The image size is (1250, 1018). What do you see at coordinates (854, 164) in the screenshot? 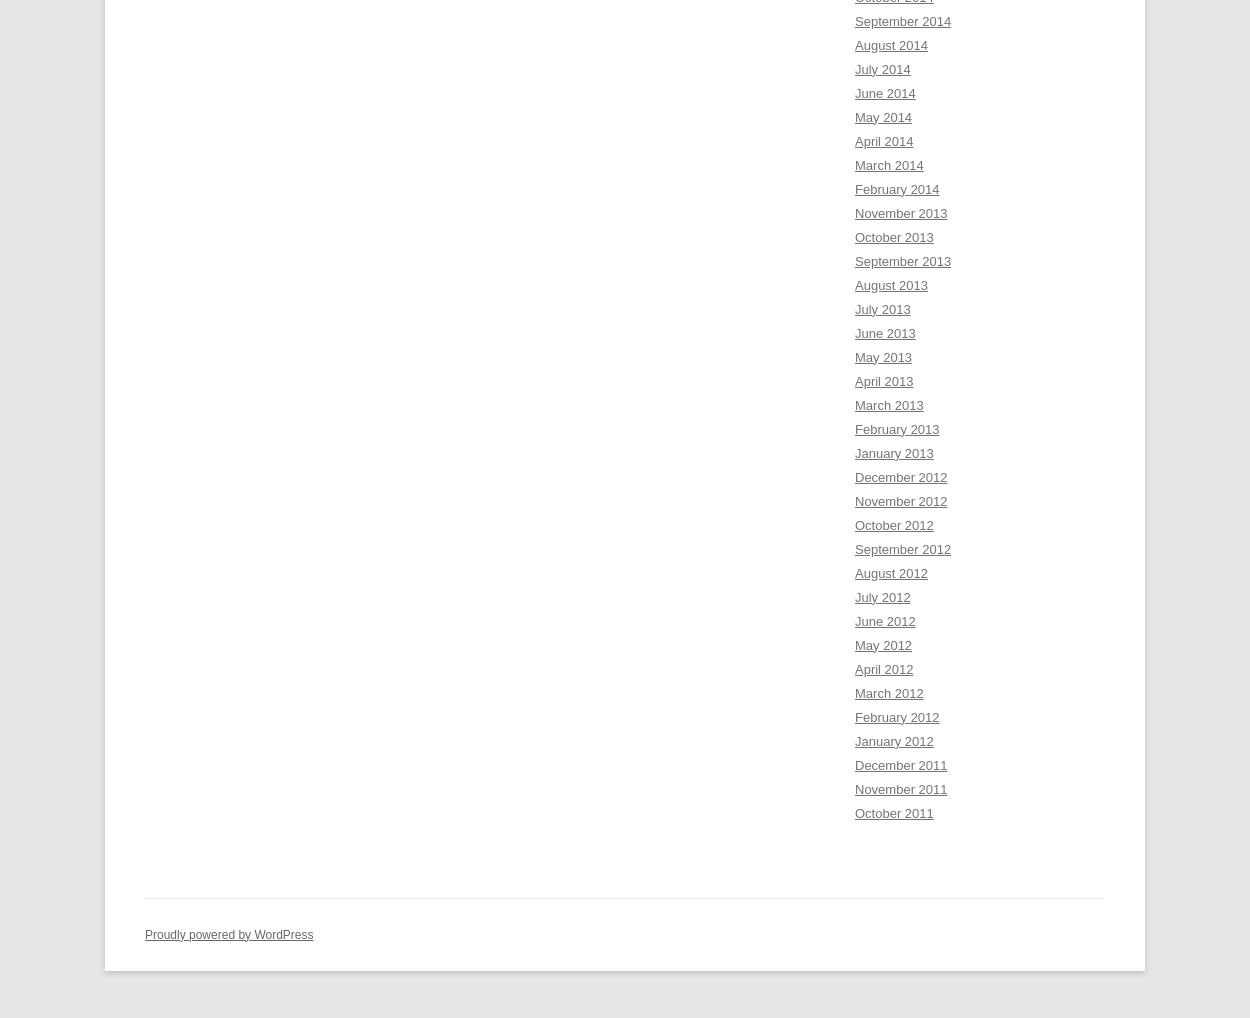
I see `'March 2014'` at bounding box center [854, 164].